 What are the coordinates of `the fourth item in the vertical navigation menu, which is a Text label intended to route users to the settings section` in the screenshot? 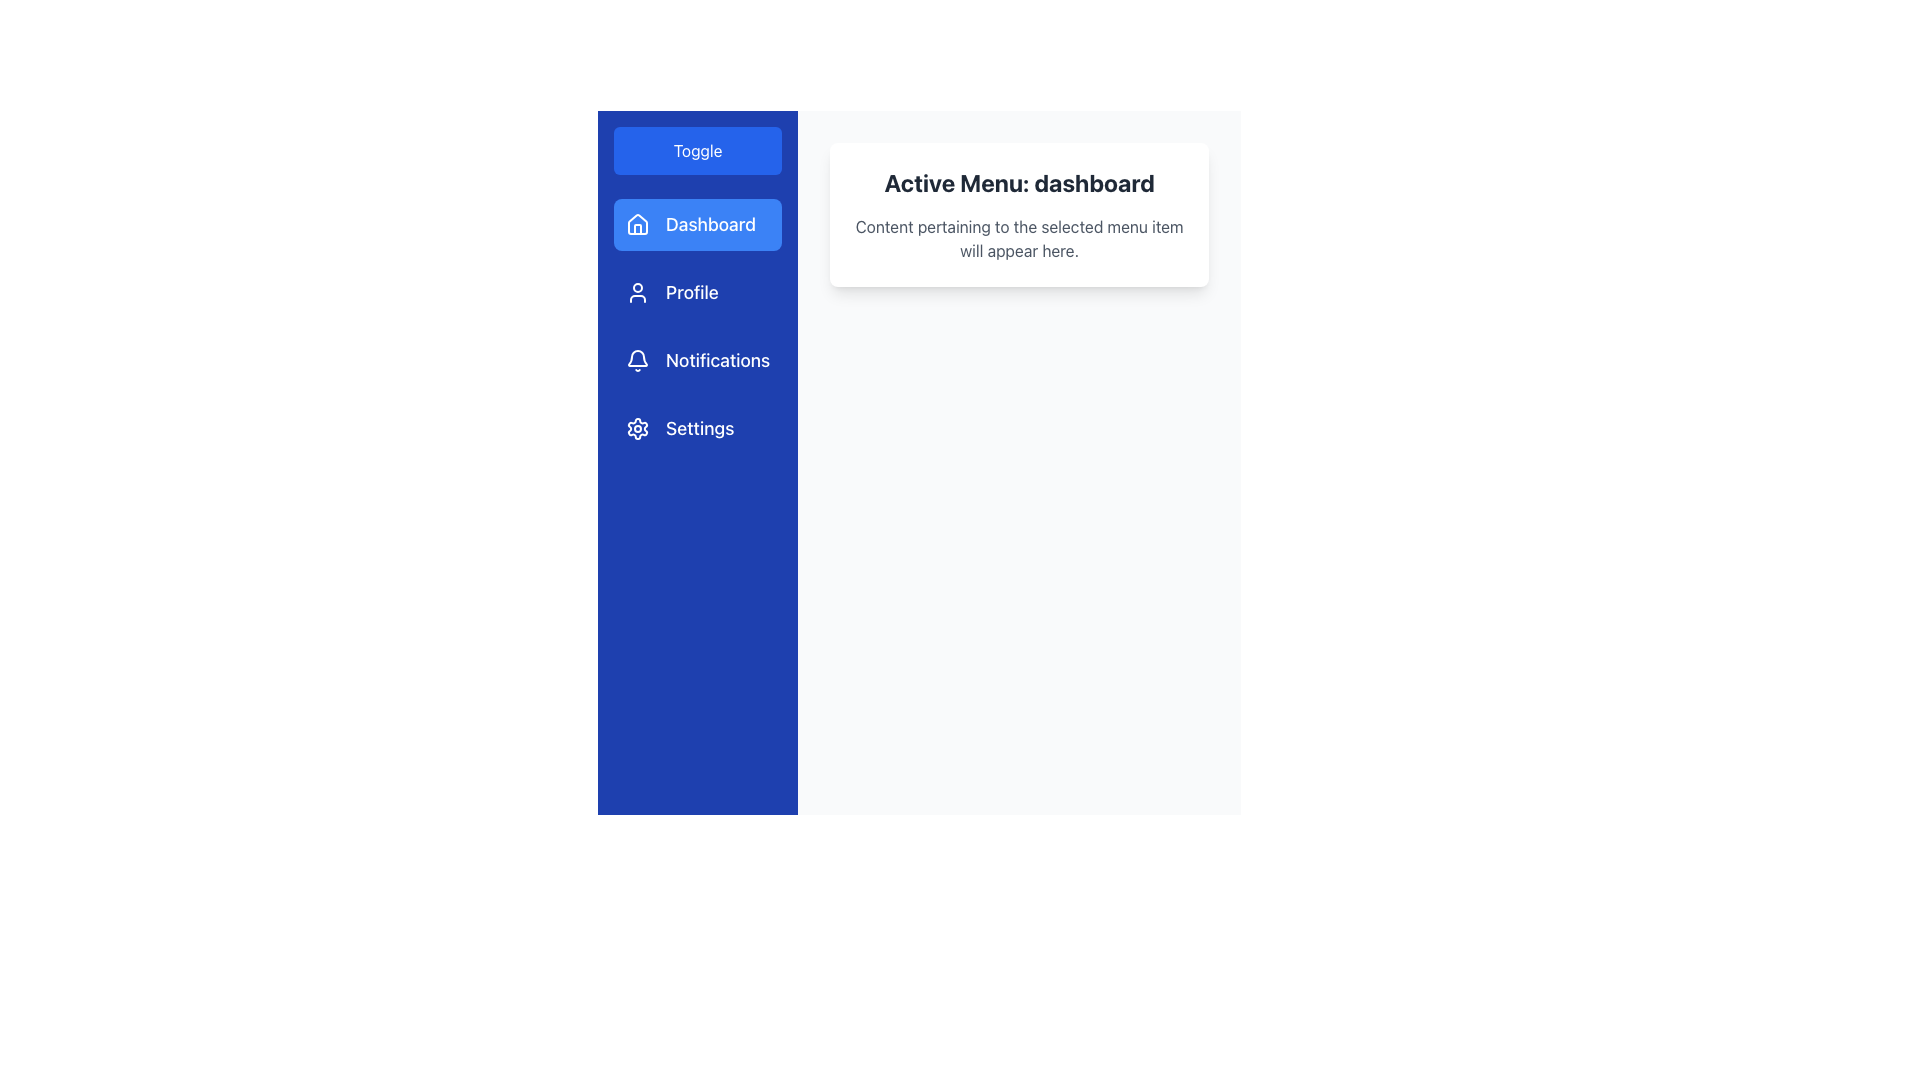 It's located at (700, 427).